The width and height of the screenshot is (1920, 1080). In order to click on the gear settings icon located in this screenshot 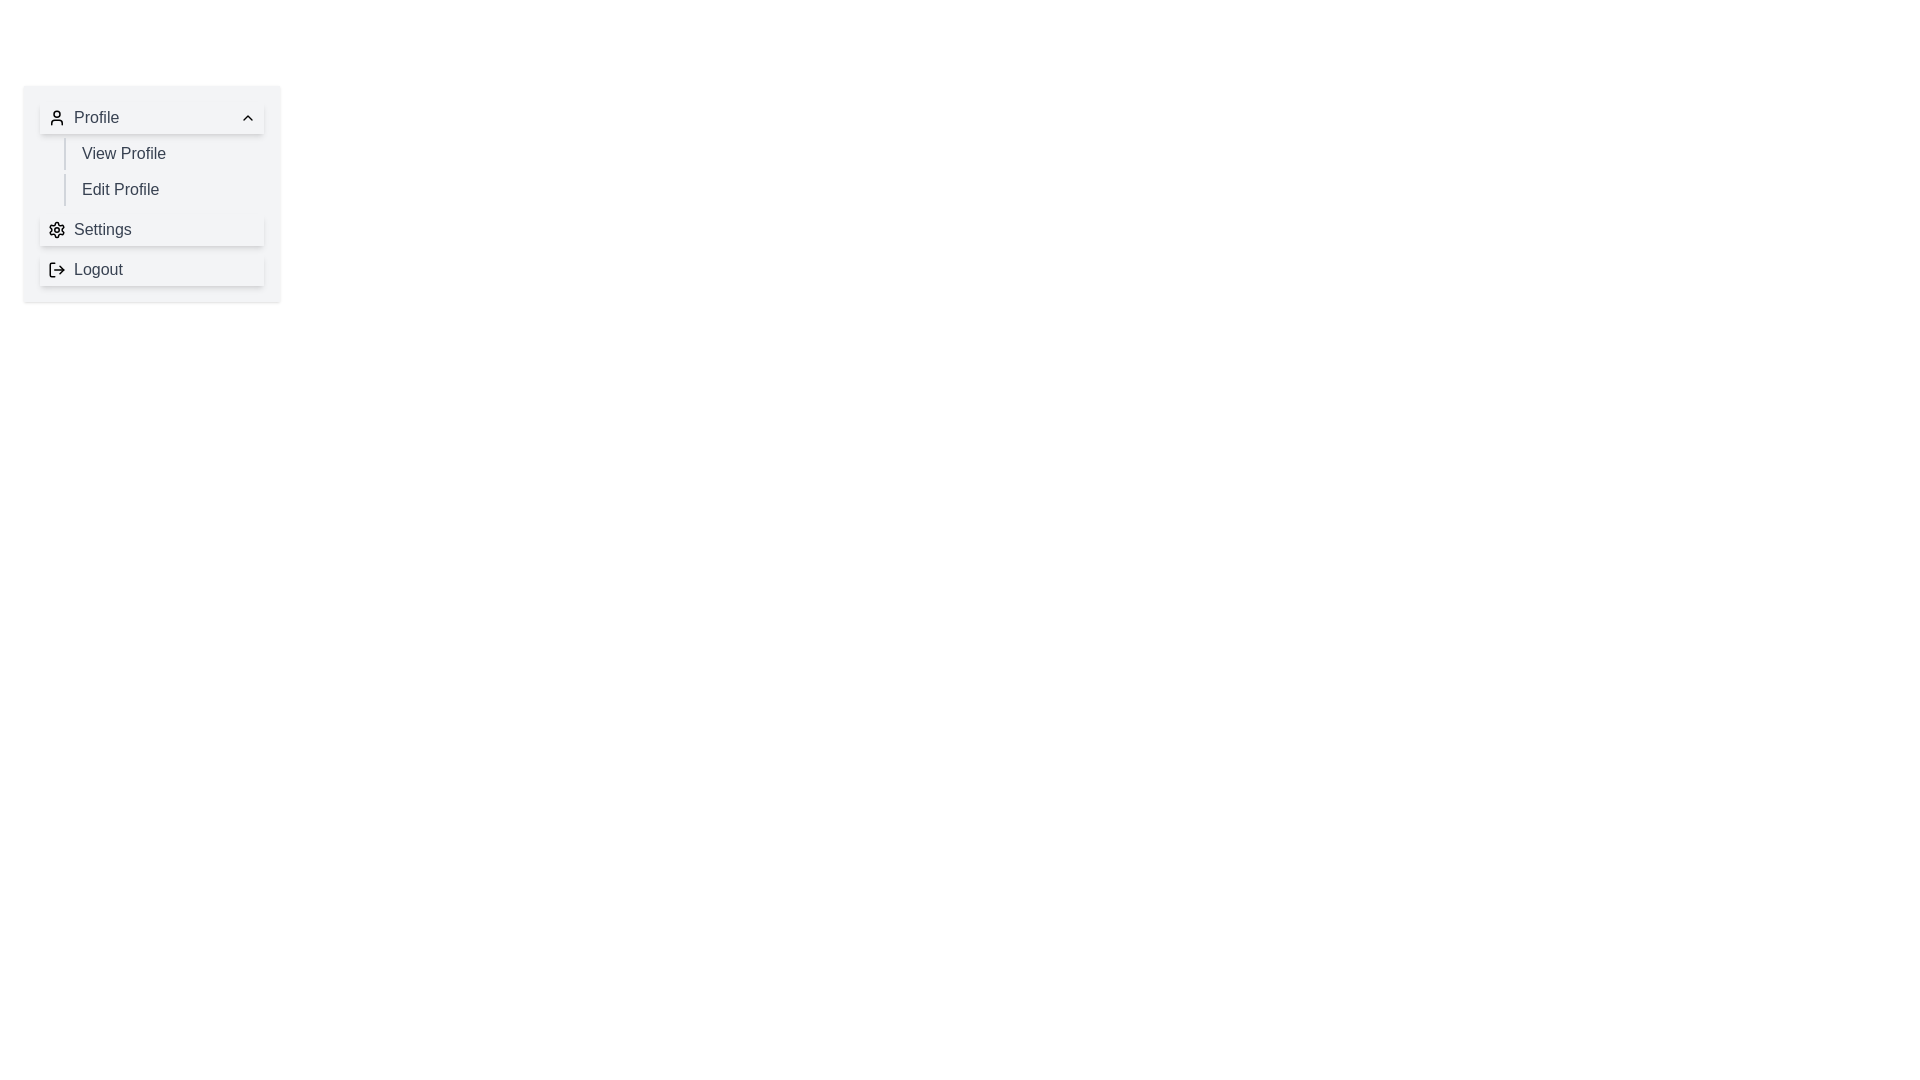, I will do `click(57, 229)`.